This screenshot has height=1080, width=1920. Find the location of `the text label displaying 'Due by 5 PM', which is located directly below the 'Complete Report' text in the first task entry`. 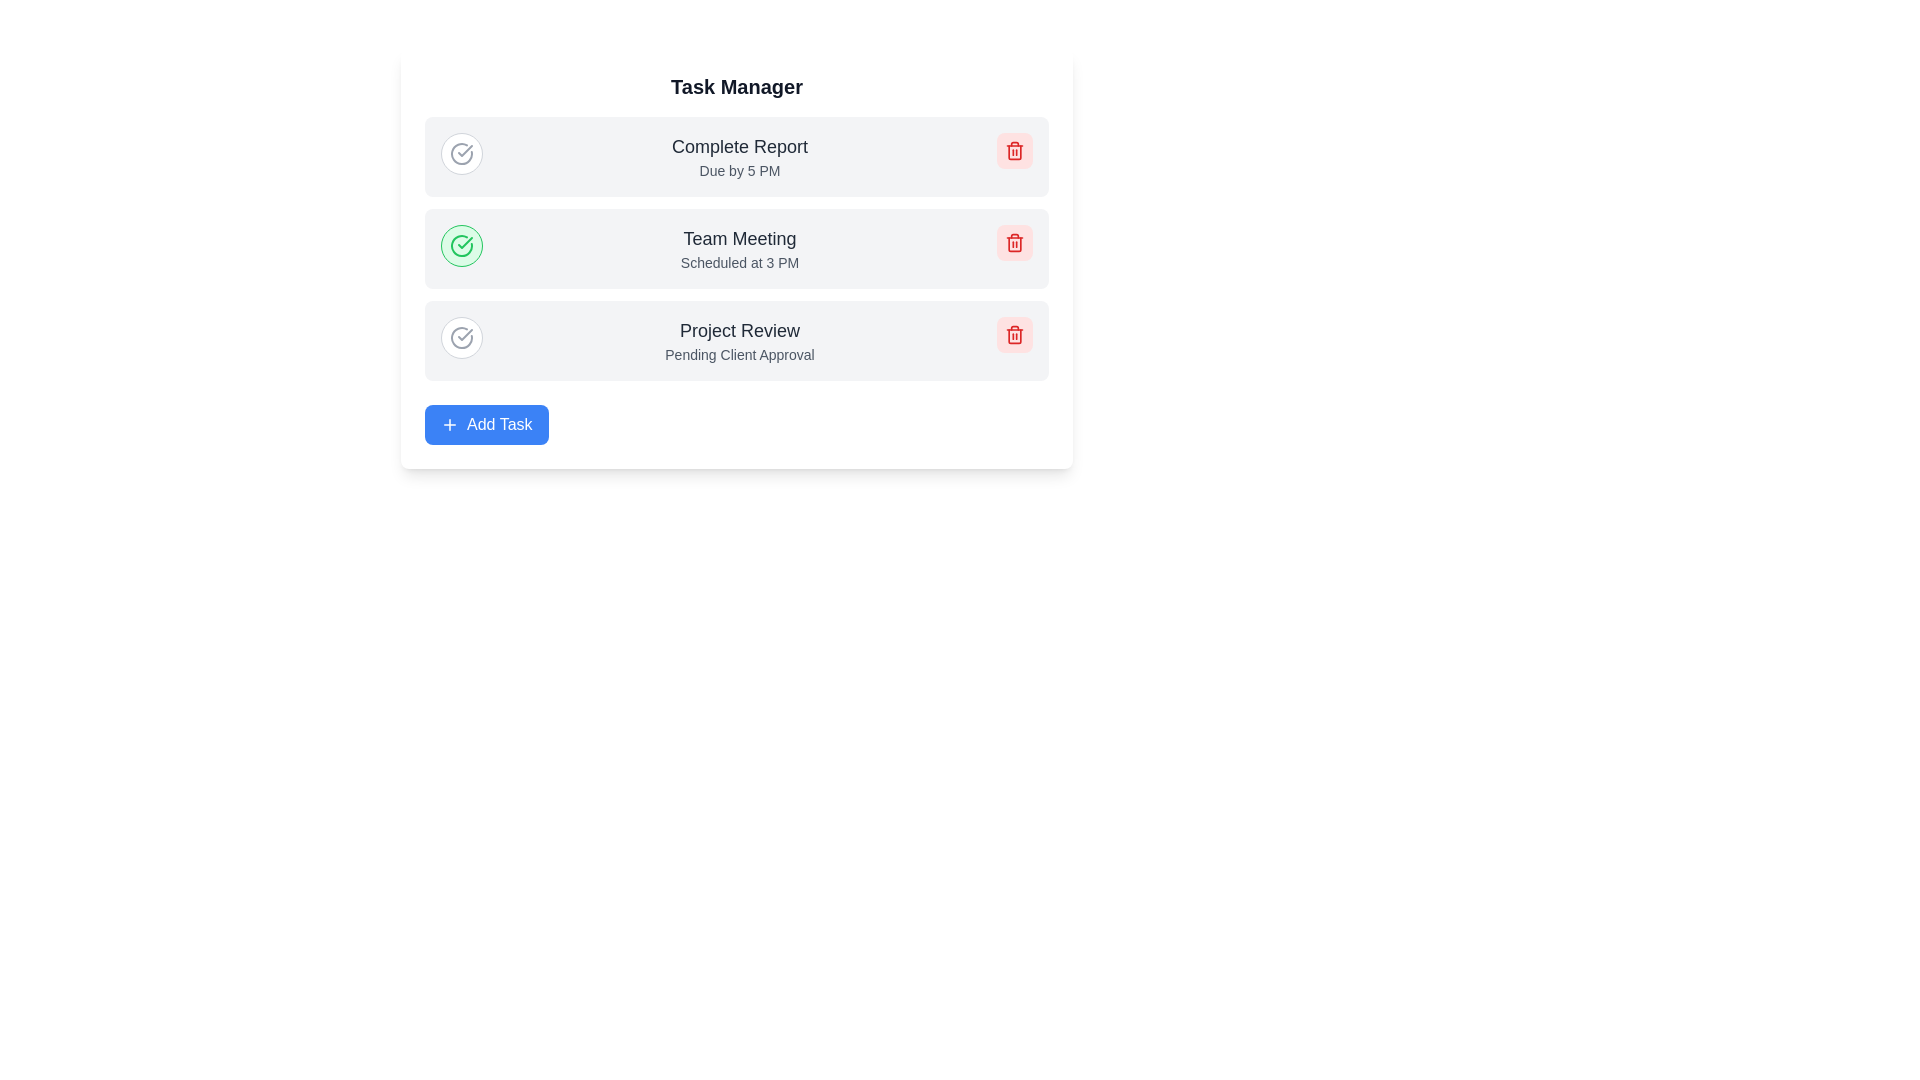

the text label displaying 'Due by 5 PM', which is located directly below the 'Complete Report' text in the first task entry is located at coordinates (738, 169).